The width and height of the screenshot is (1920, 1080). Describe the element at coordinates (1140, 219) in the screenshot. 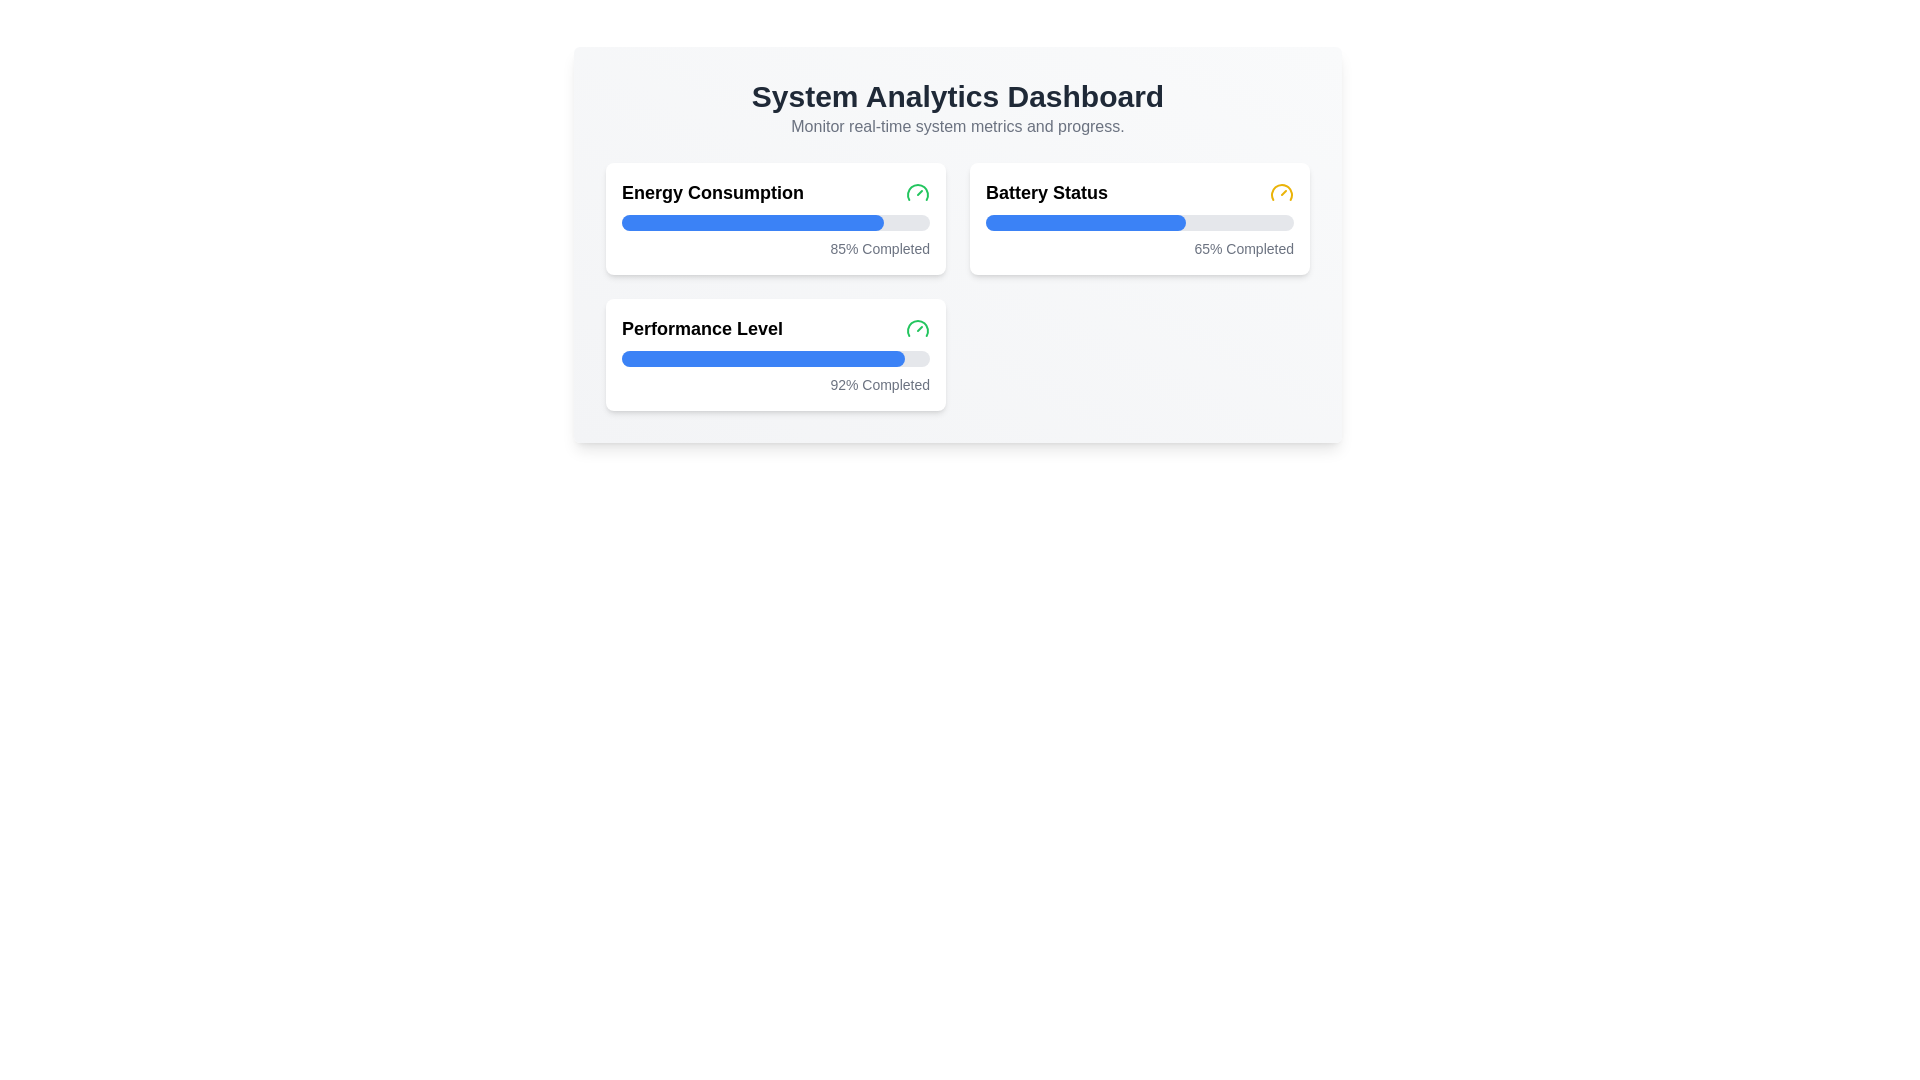

I see `progress information displayed on the battery status card, which includes a progress bar and percentage text, located in the first row, second column of the grid layout` at that location.